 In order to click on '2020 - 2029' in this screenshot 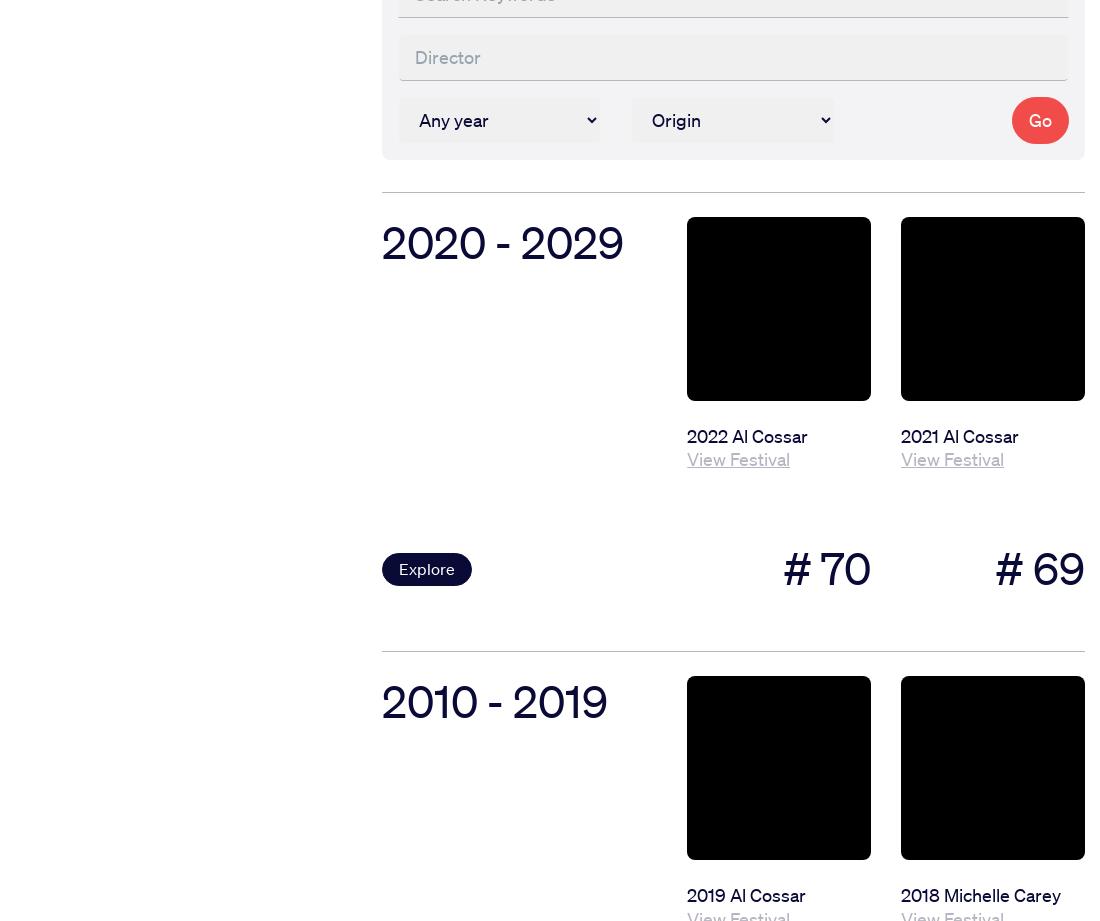, I will do `click(502, 240)`.